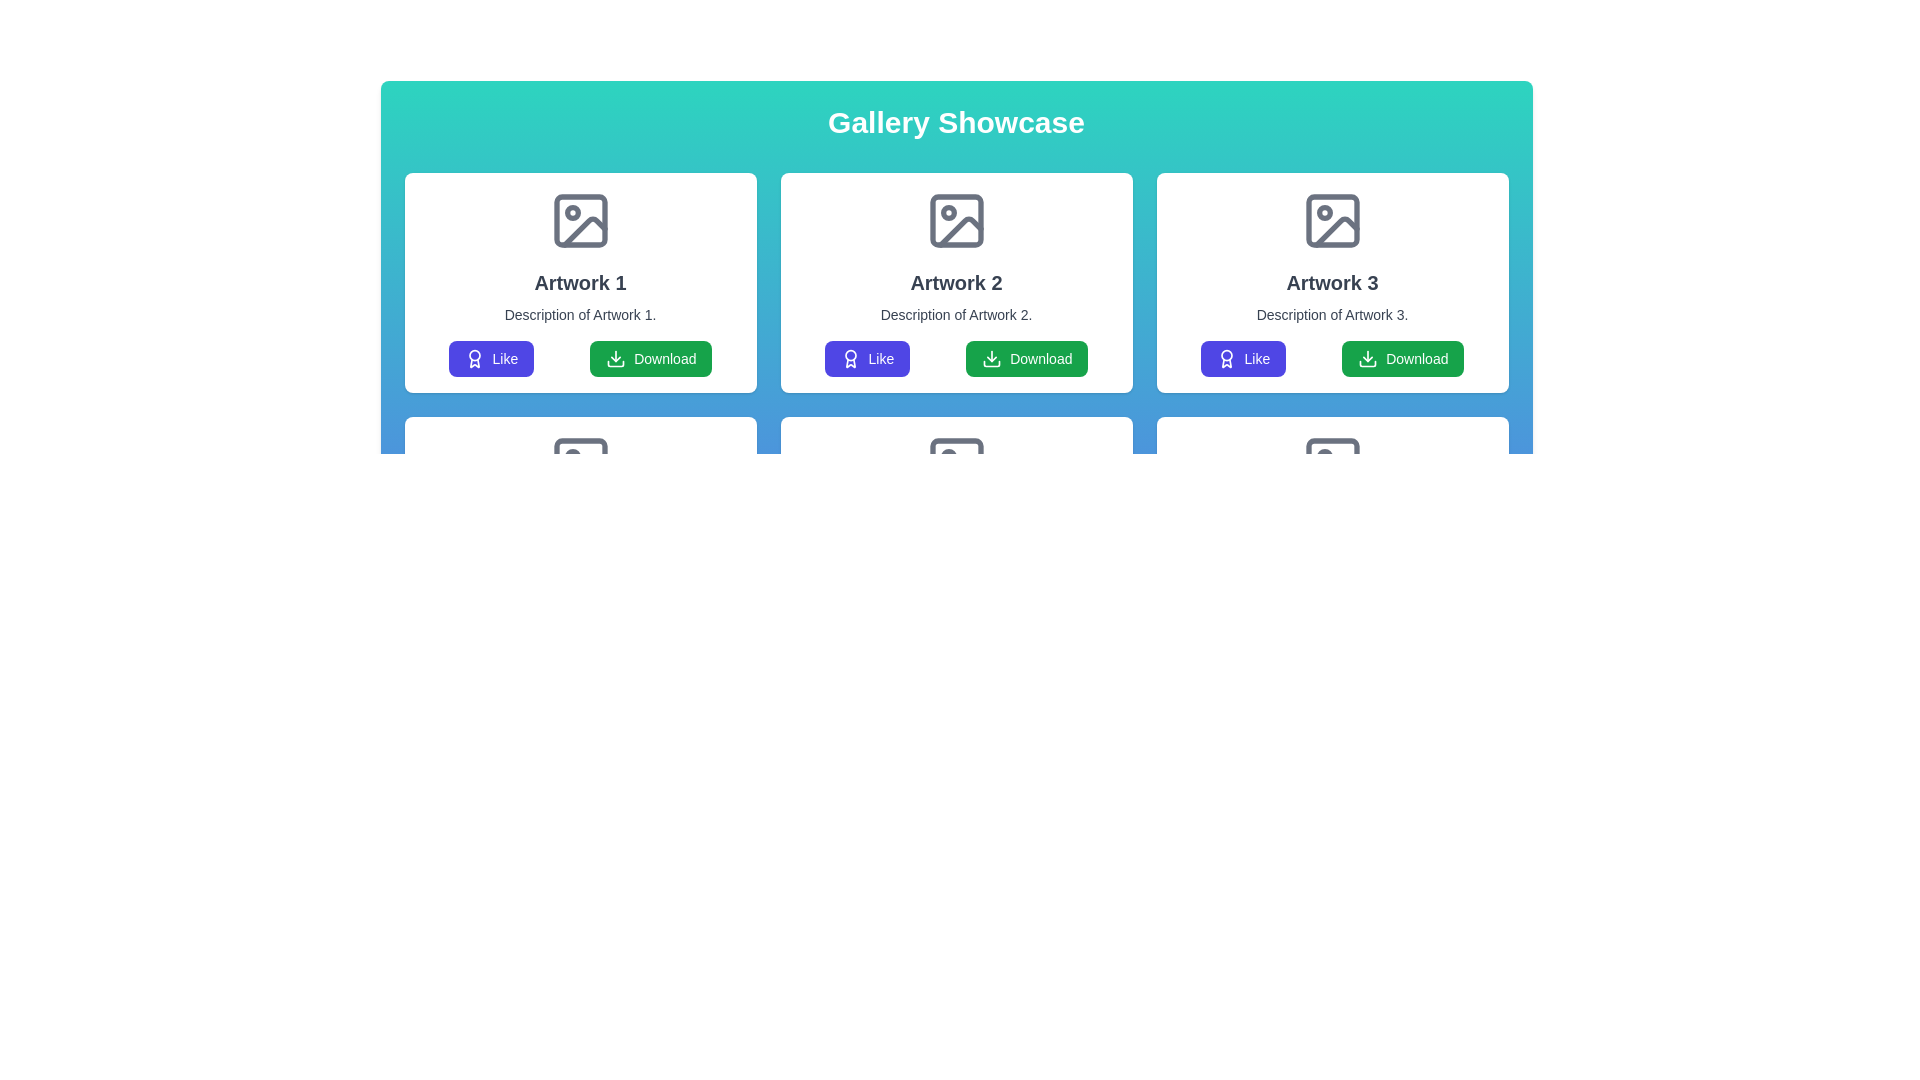 The width and height of the screenshot is (1920, 1080). What do you see at coordinates (1225, 354) in the screenshot?
I see `the SVG Circle Element that is part of the award or badge-like icon located to the left of the 'Like' button under the 'Artwork 3' section in the gallery showcase` at bounding box center [1225, 354].